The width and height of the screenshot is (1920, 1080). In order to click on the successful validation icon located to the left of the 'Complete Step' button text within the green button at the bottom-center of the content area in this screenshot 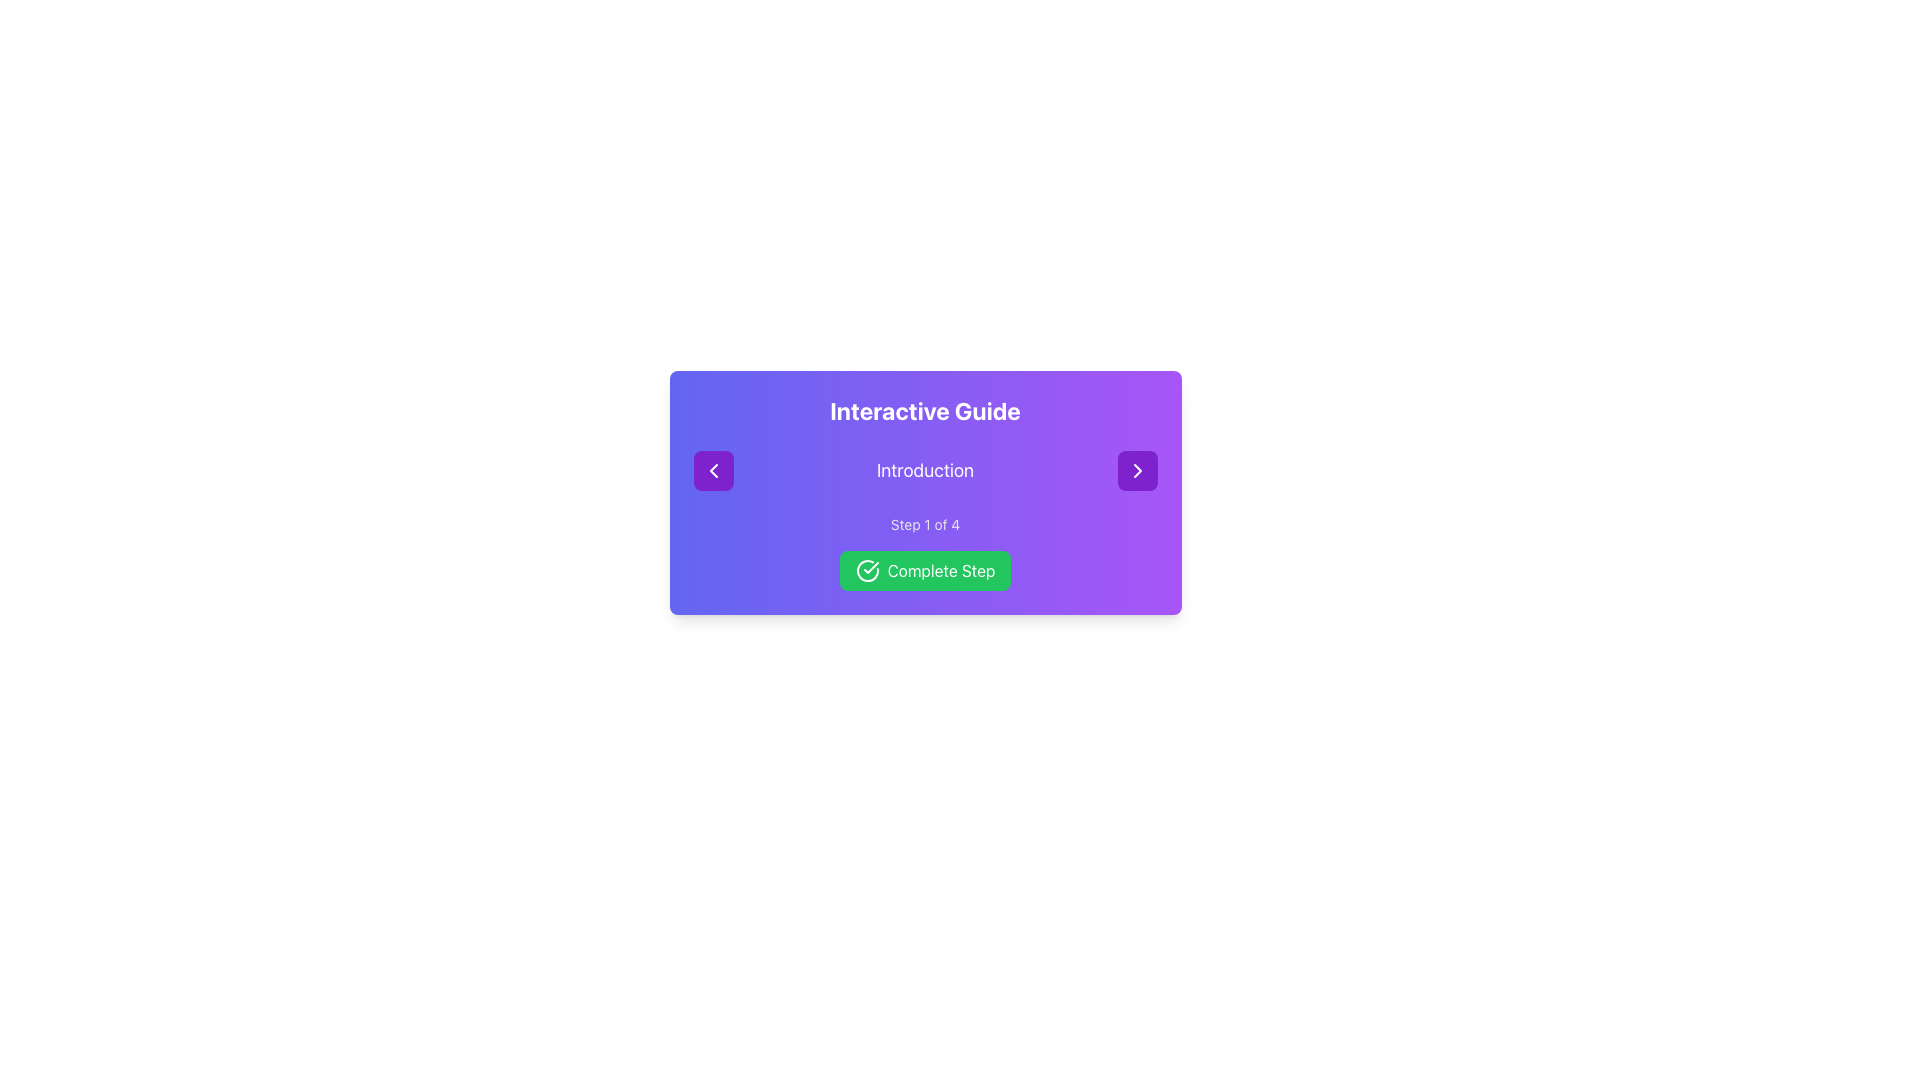, I will do `click(867, 570)`.